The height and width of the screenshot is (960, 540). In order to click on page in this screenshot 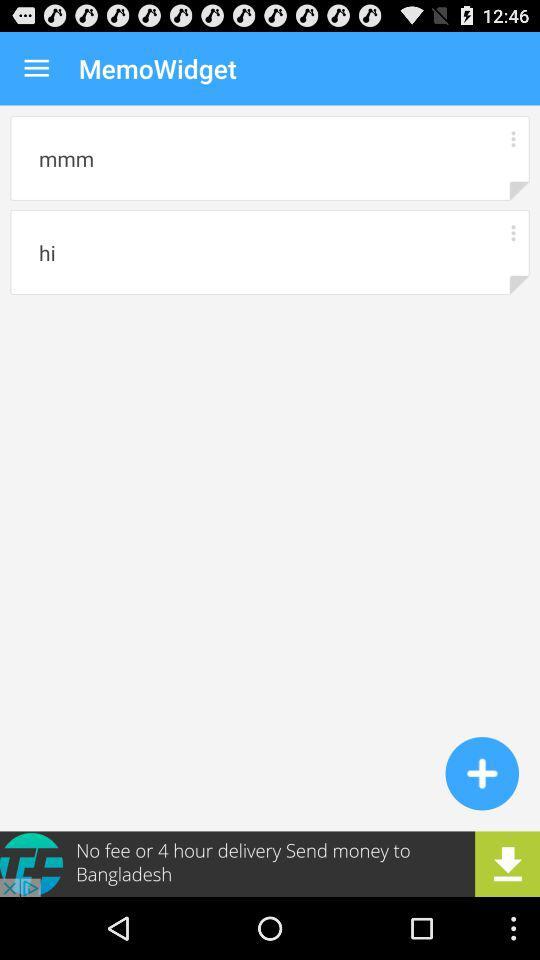, I will do `click(481, 772)`.